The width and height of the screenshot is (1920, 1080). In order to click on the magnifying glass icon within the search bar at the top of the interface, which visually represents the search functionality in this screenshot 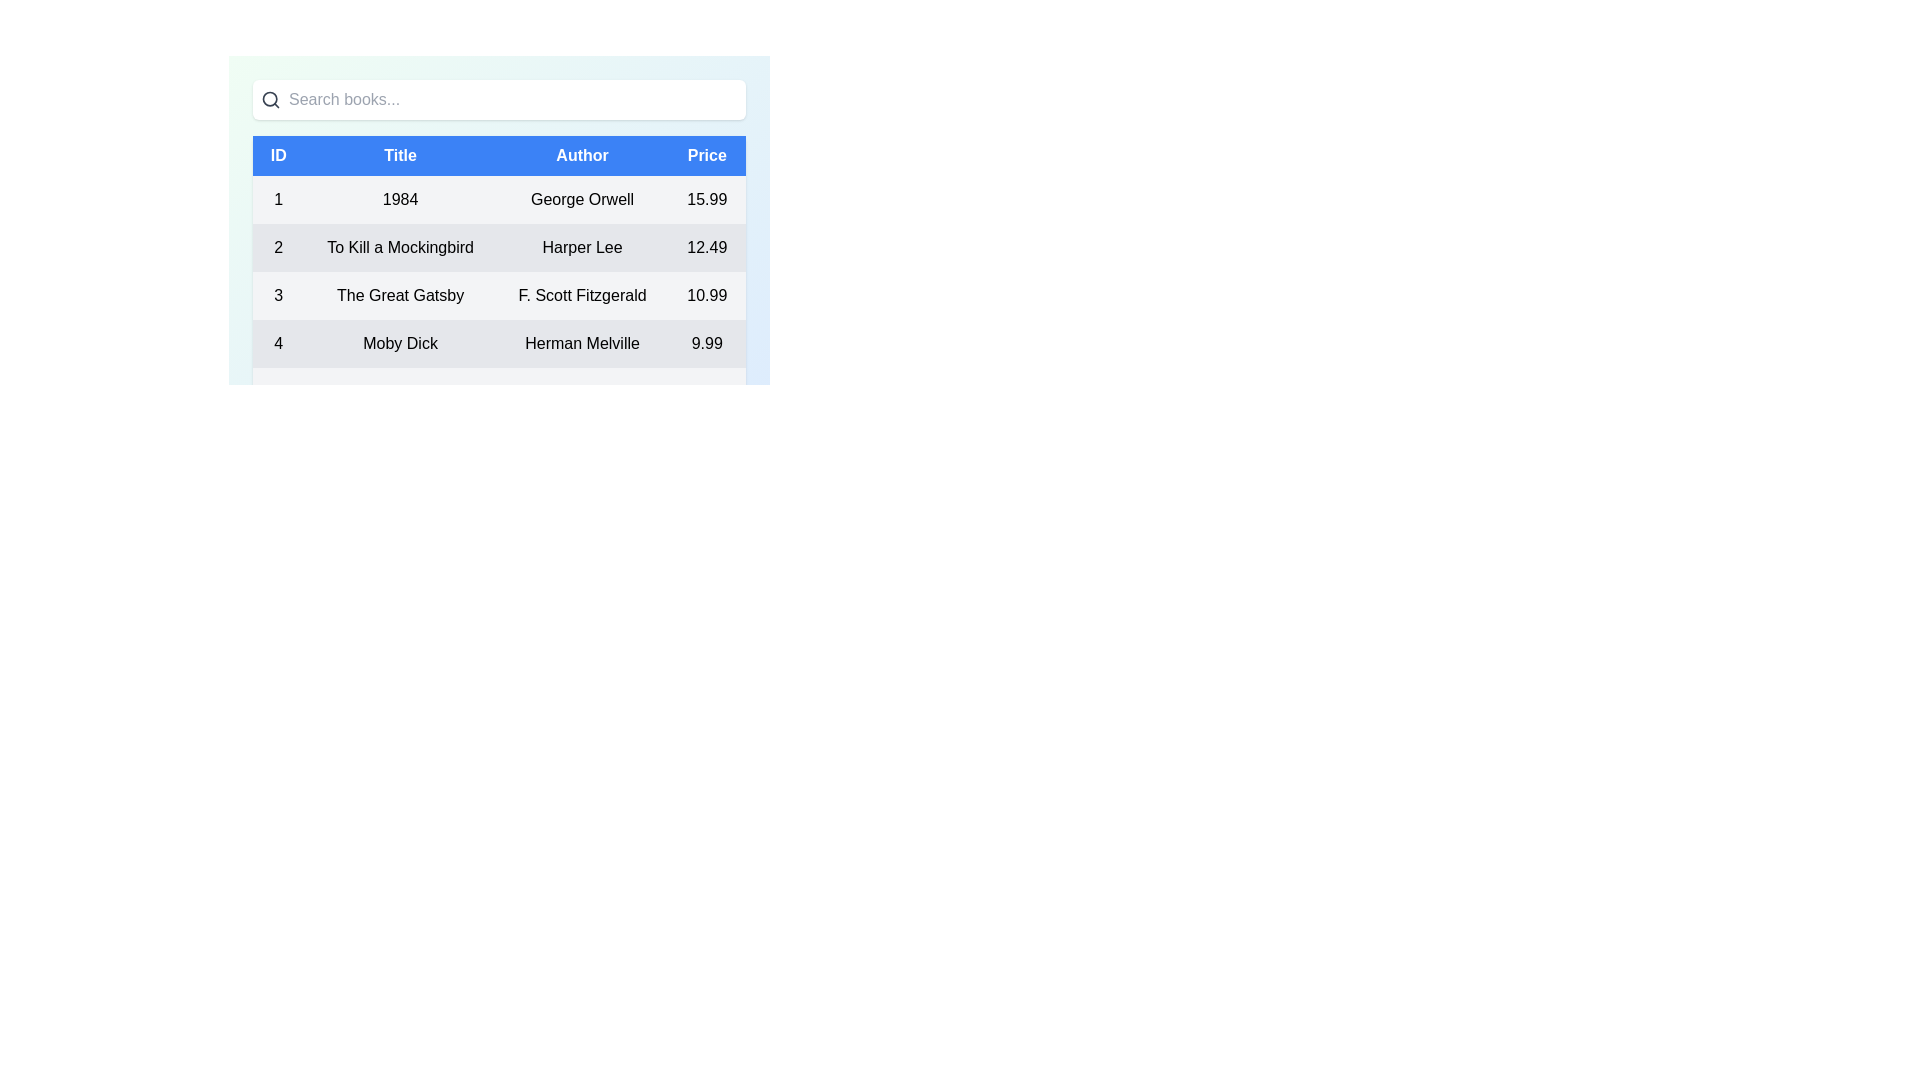, I will do `click(269, 99)`.